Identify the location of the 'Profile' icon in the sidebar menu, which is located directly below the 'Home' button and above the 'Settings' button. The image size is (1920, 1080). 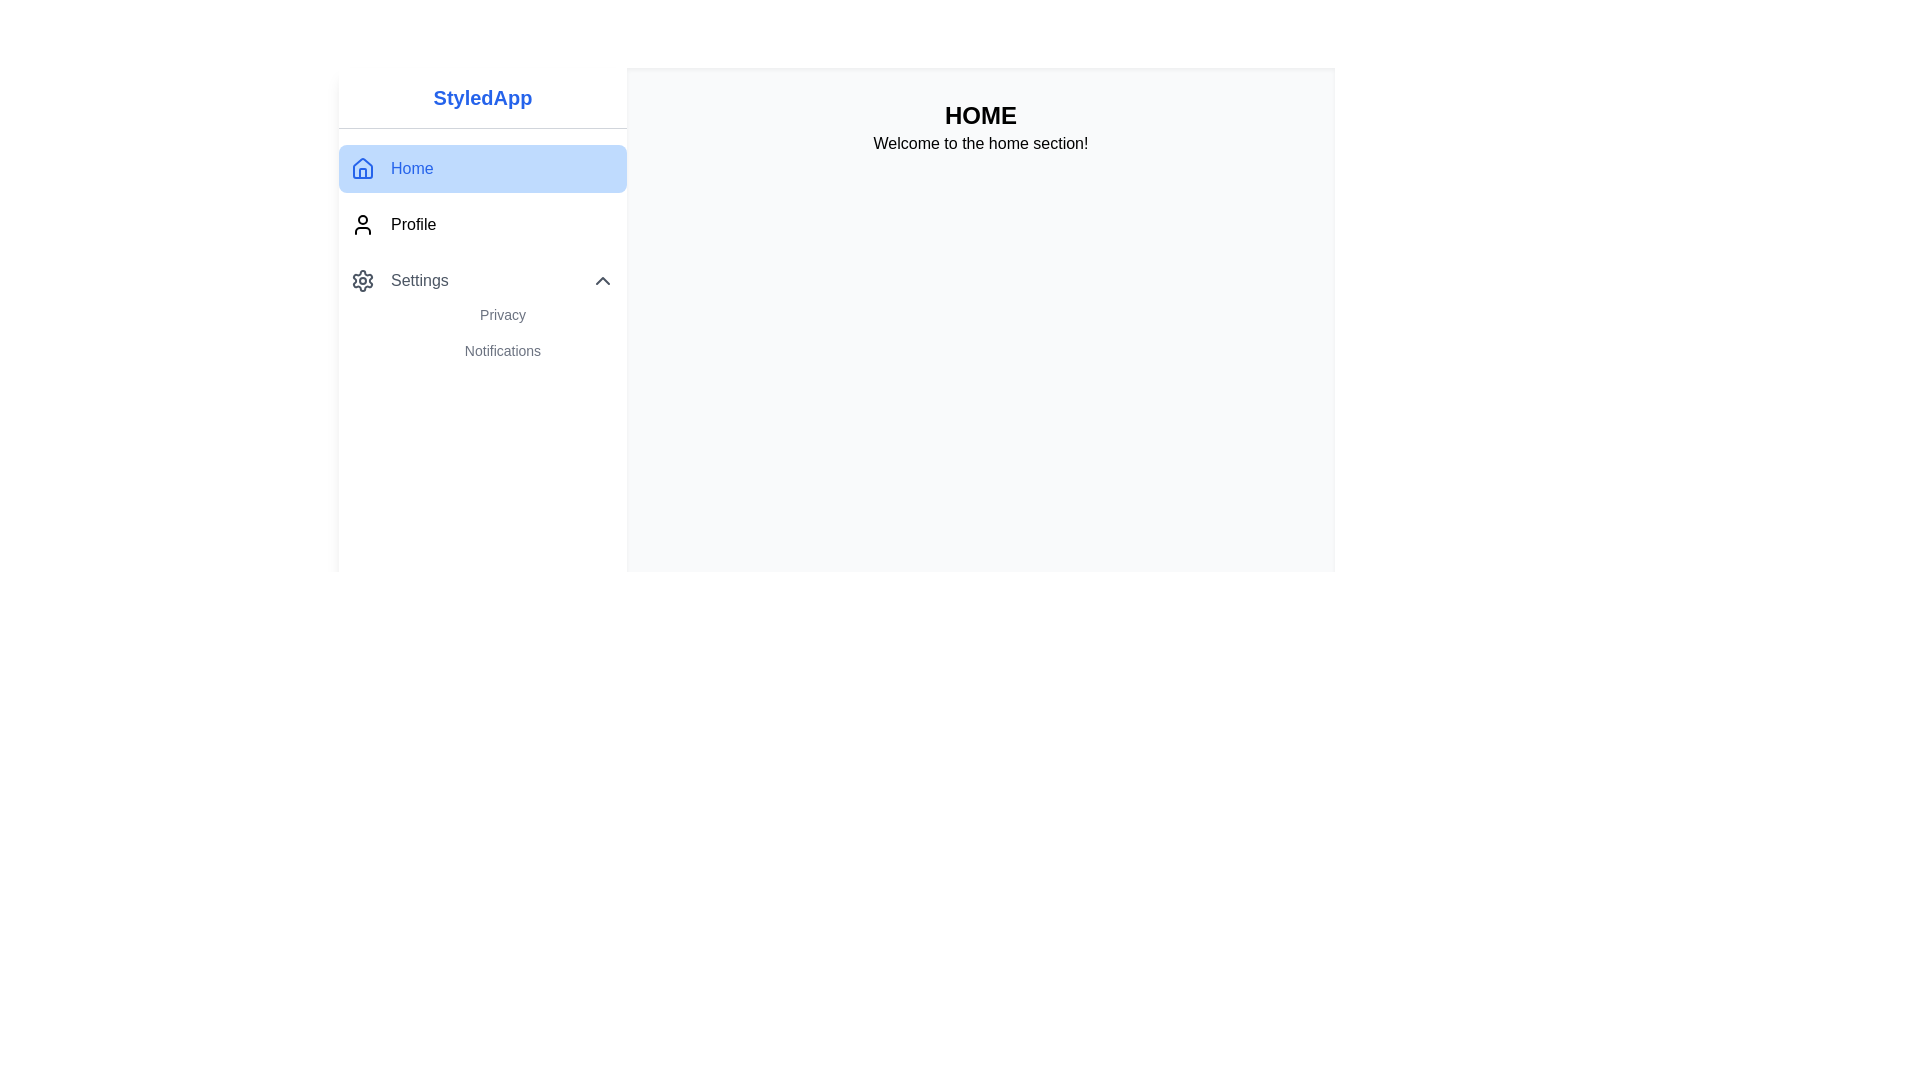
(363, 224).